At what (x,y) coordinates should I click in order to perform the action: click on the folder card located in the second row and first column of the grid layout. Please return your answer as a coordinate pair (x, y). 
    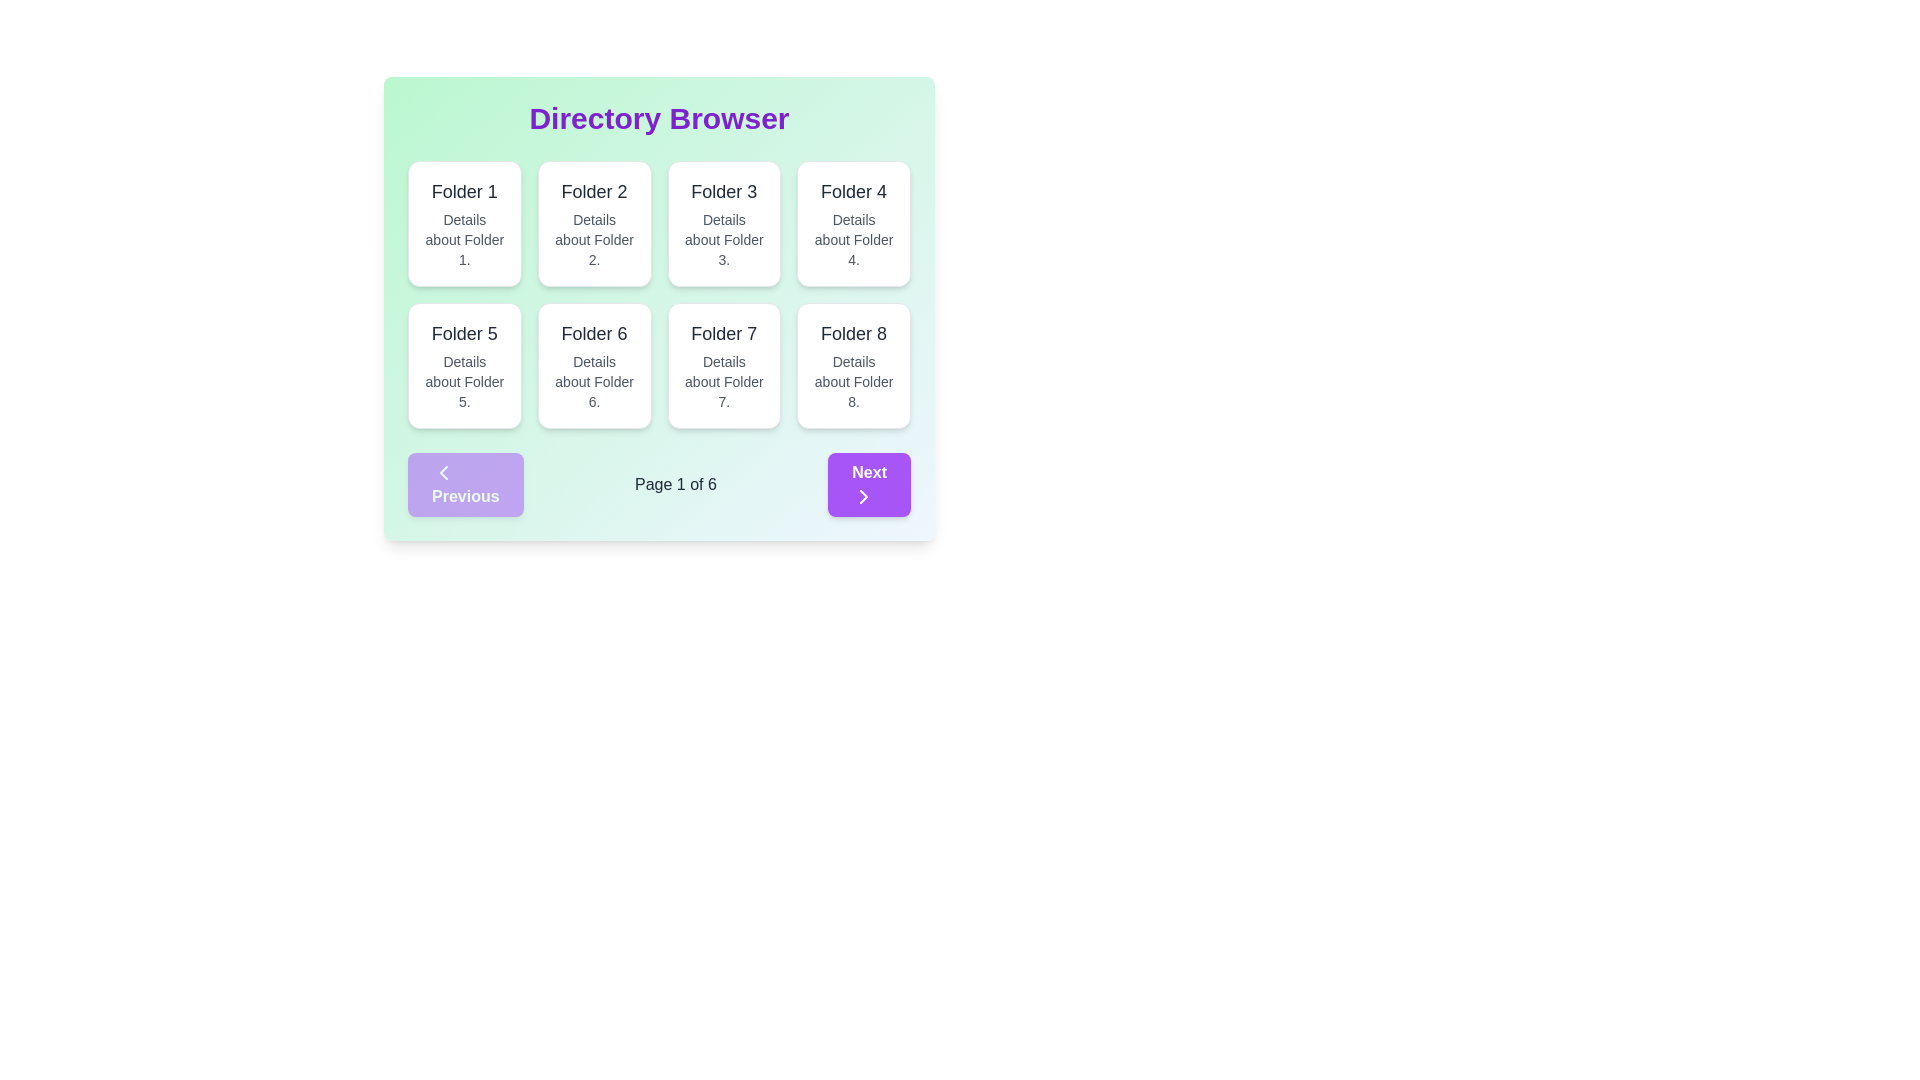
    Looking at the image, I should click on (463, 366).